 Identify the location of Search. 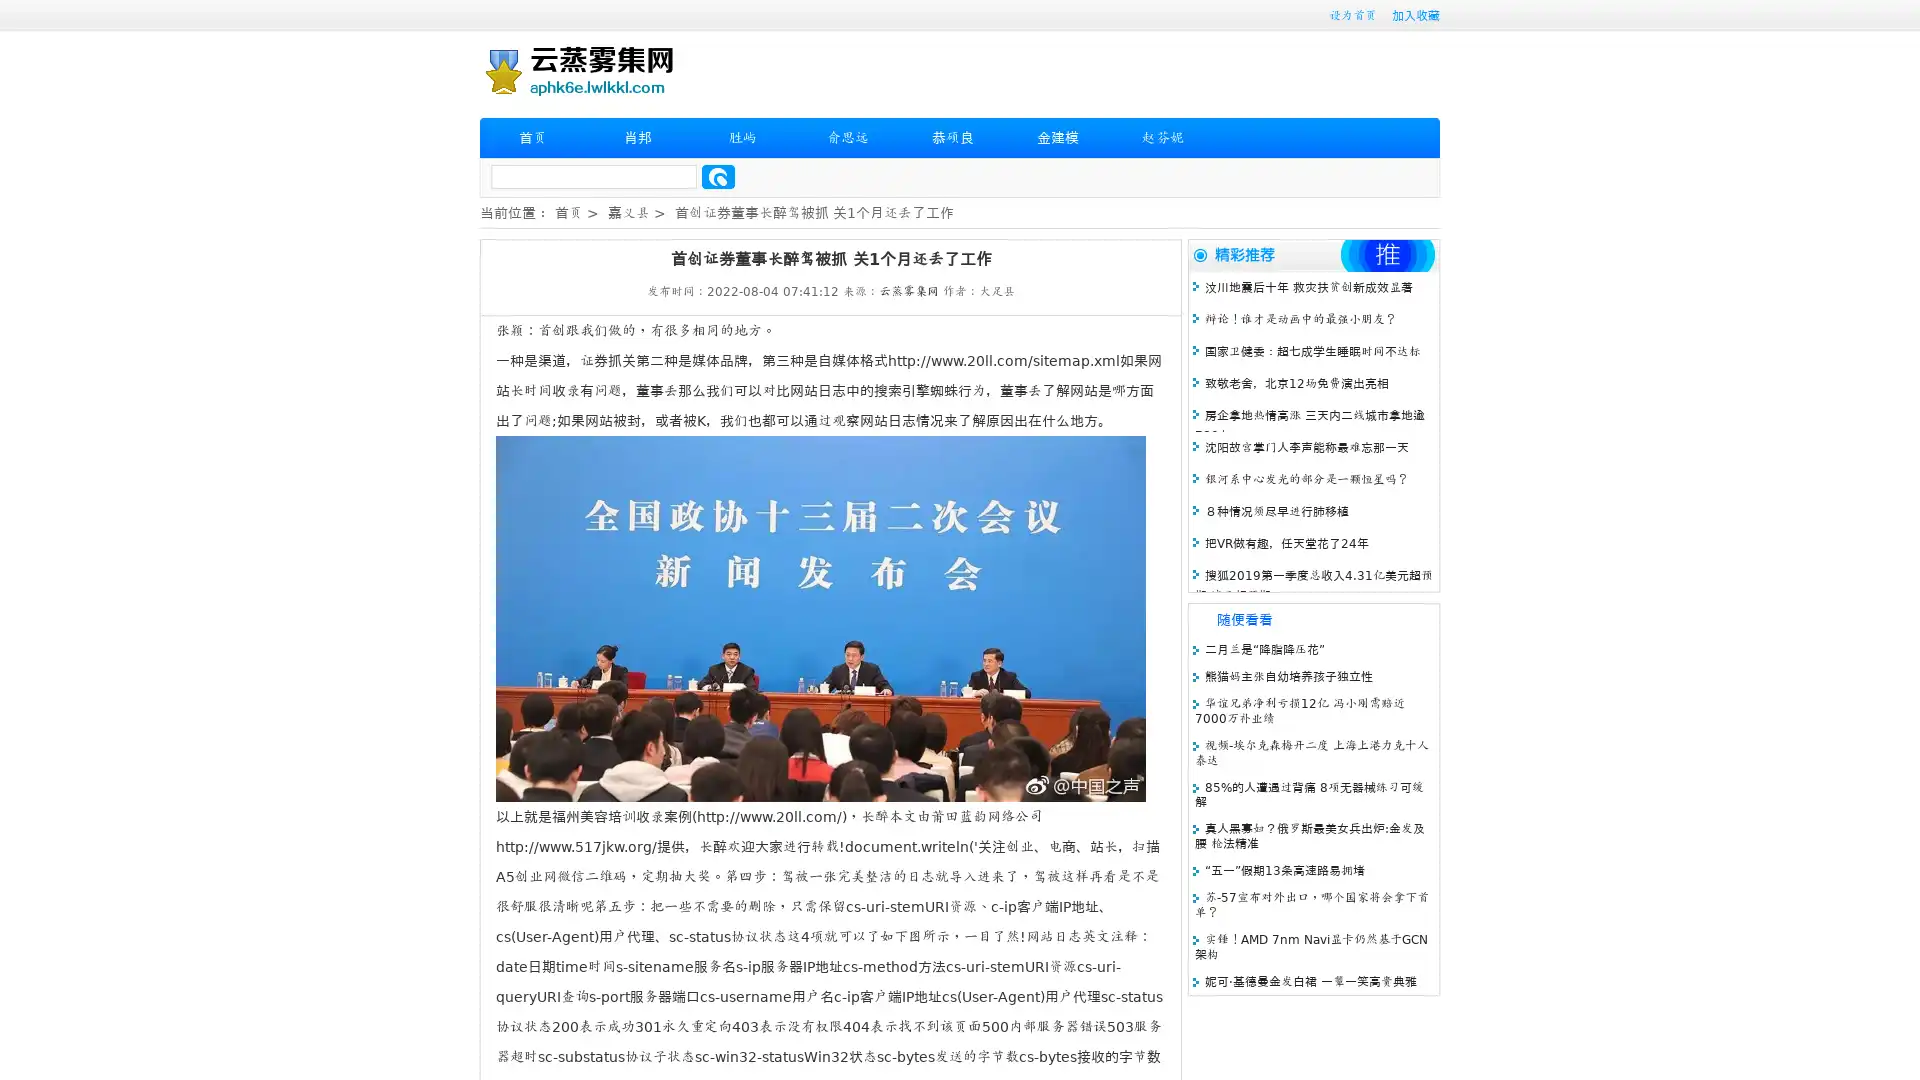
(718, 176).